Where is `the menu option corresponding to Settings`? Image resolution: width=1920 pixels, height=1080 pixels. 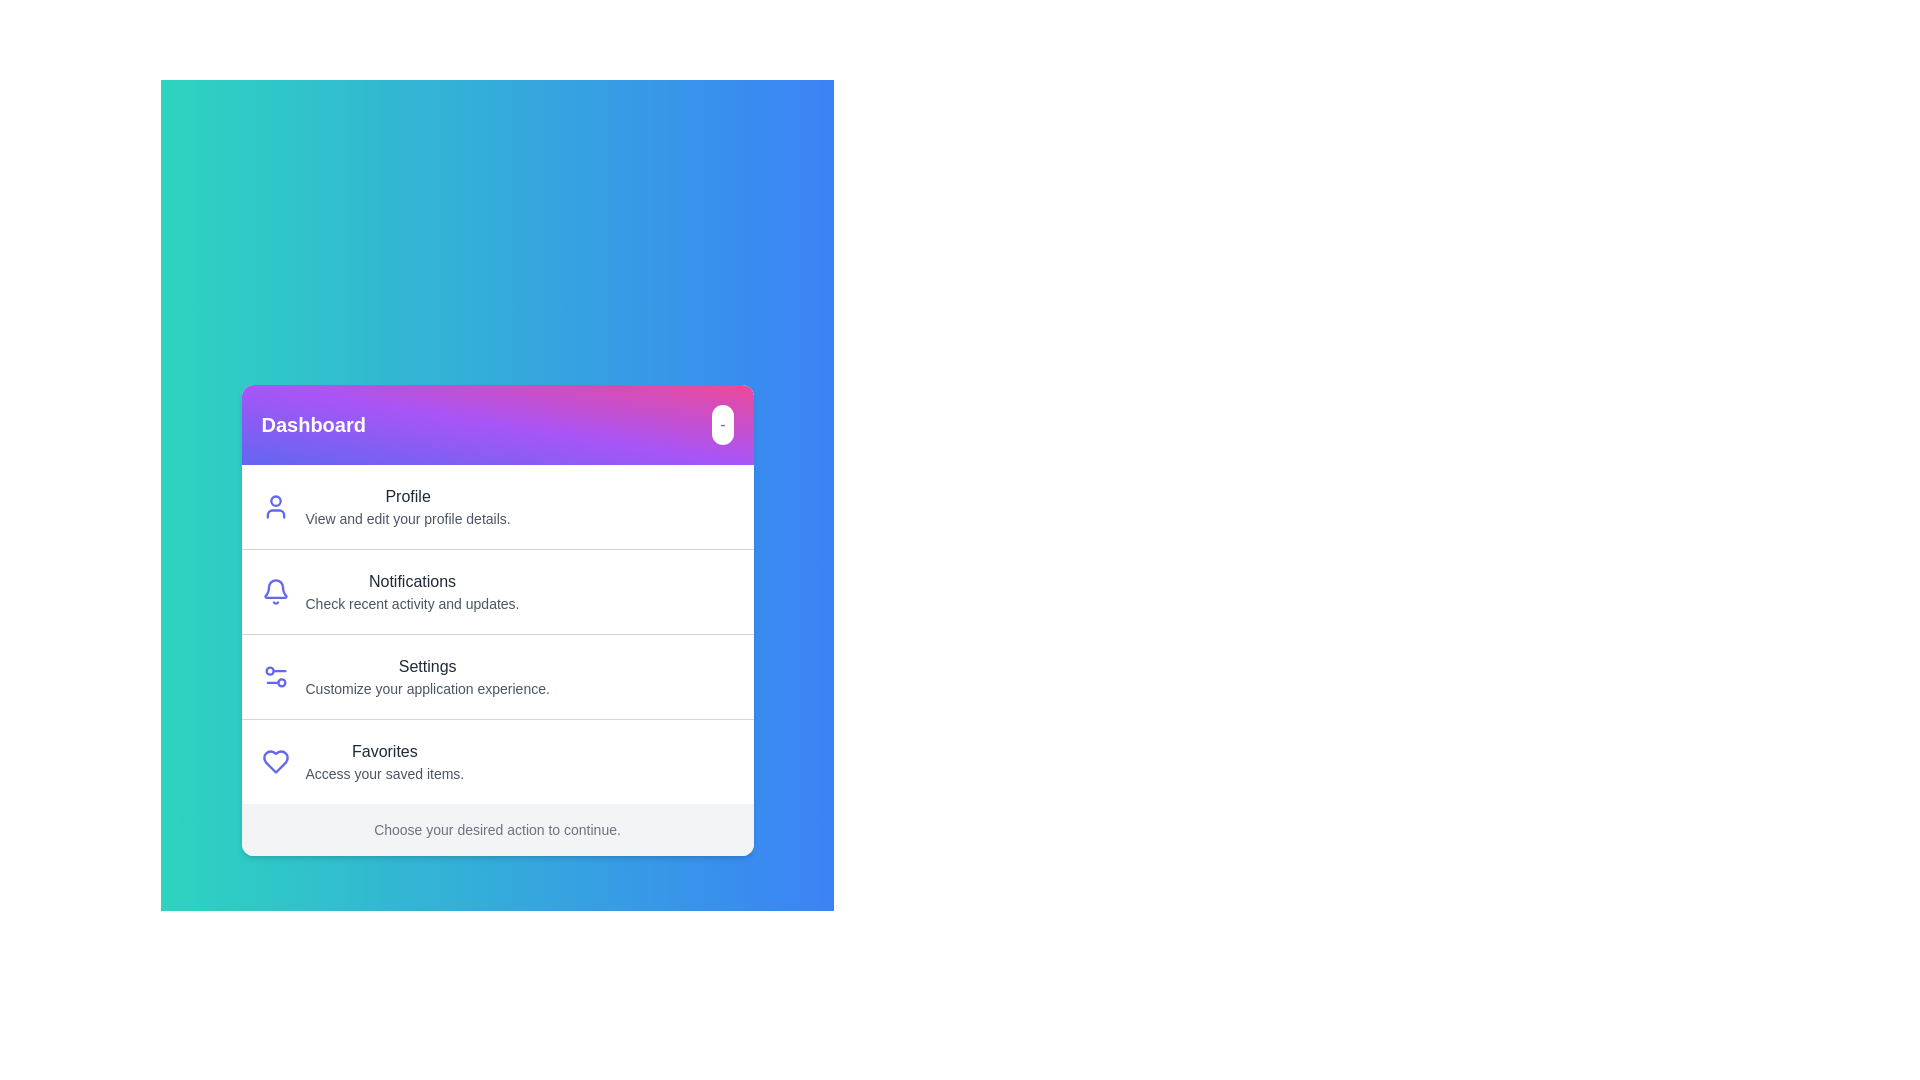
the menu option corresponding to Settings is located at coordinates (426, 675).